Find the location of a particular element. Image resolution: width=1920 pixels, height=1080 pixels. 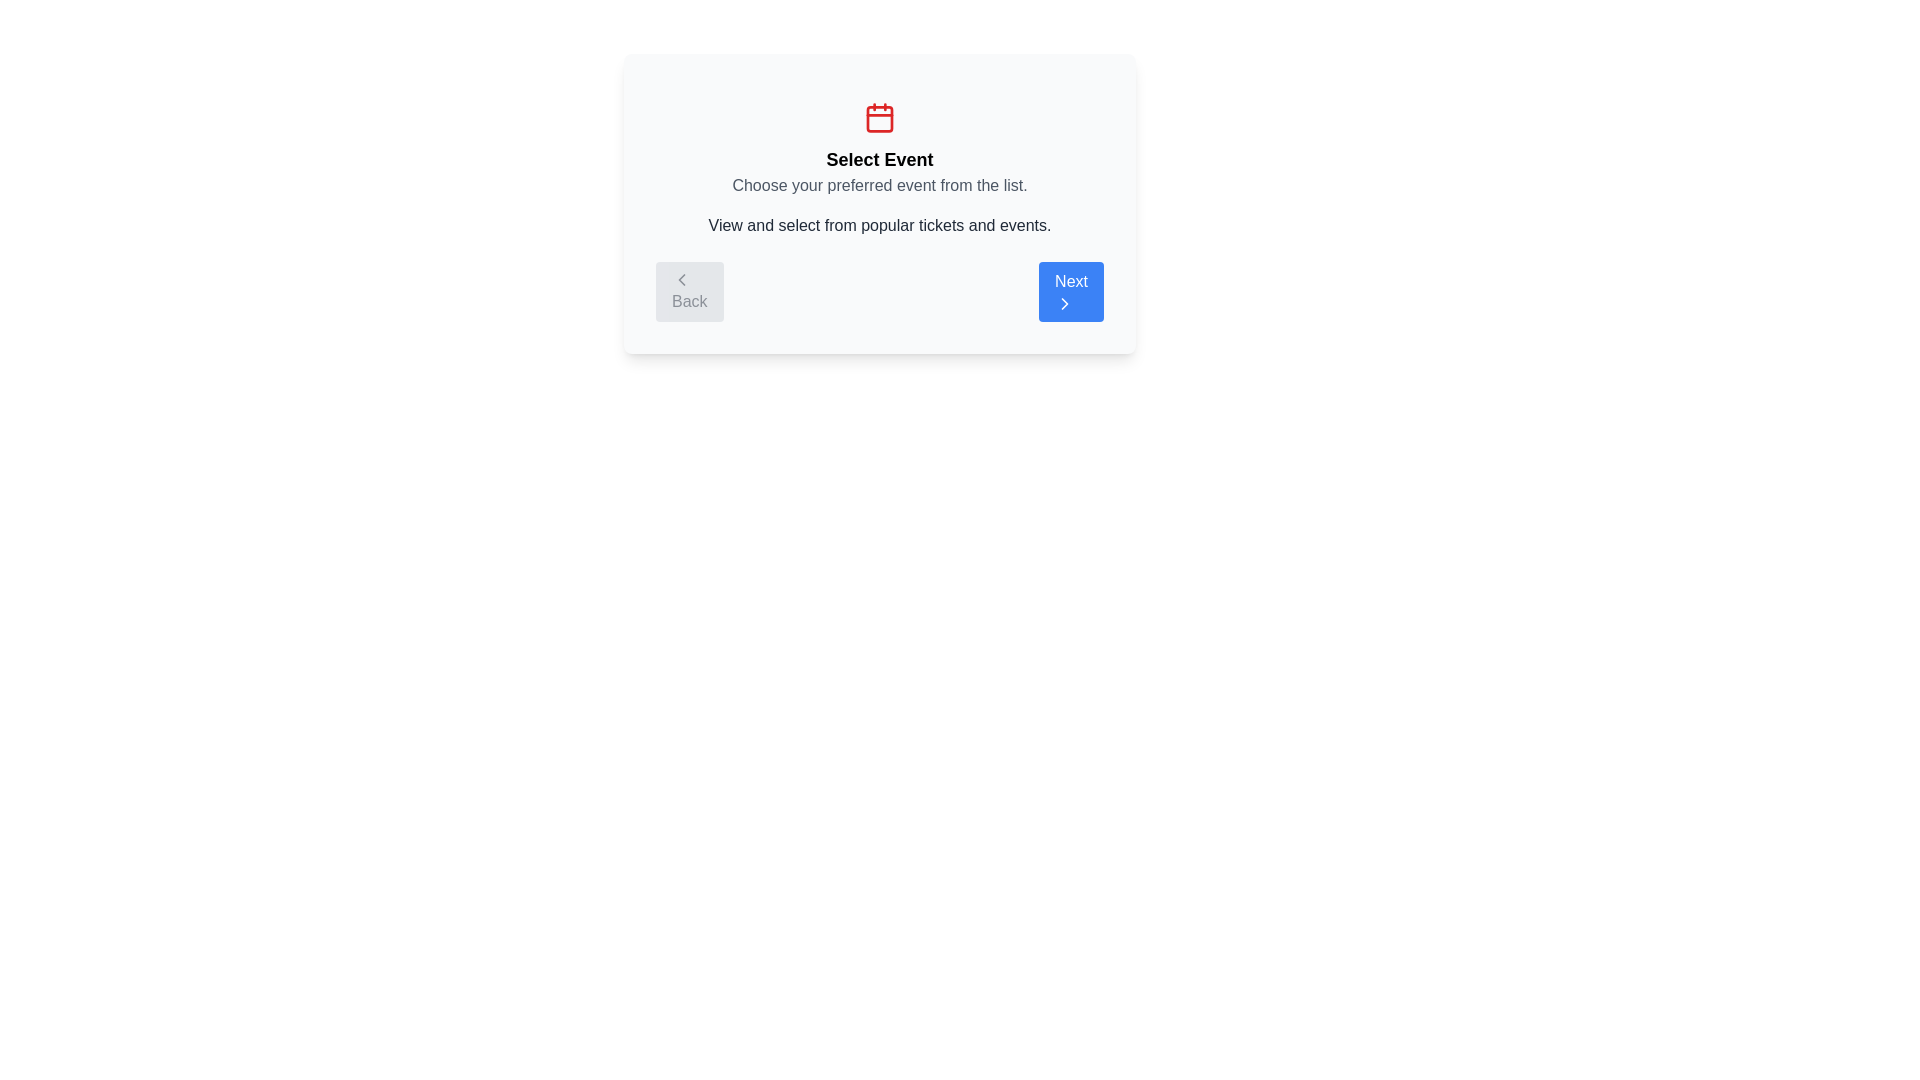

the Next button to navigate to the Next step is located at coordinates (1070, 292).